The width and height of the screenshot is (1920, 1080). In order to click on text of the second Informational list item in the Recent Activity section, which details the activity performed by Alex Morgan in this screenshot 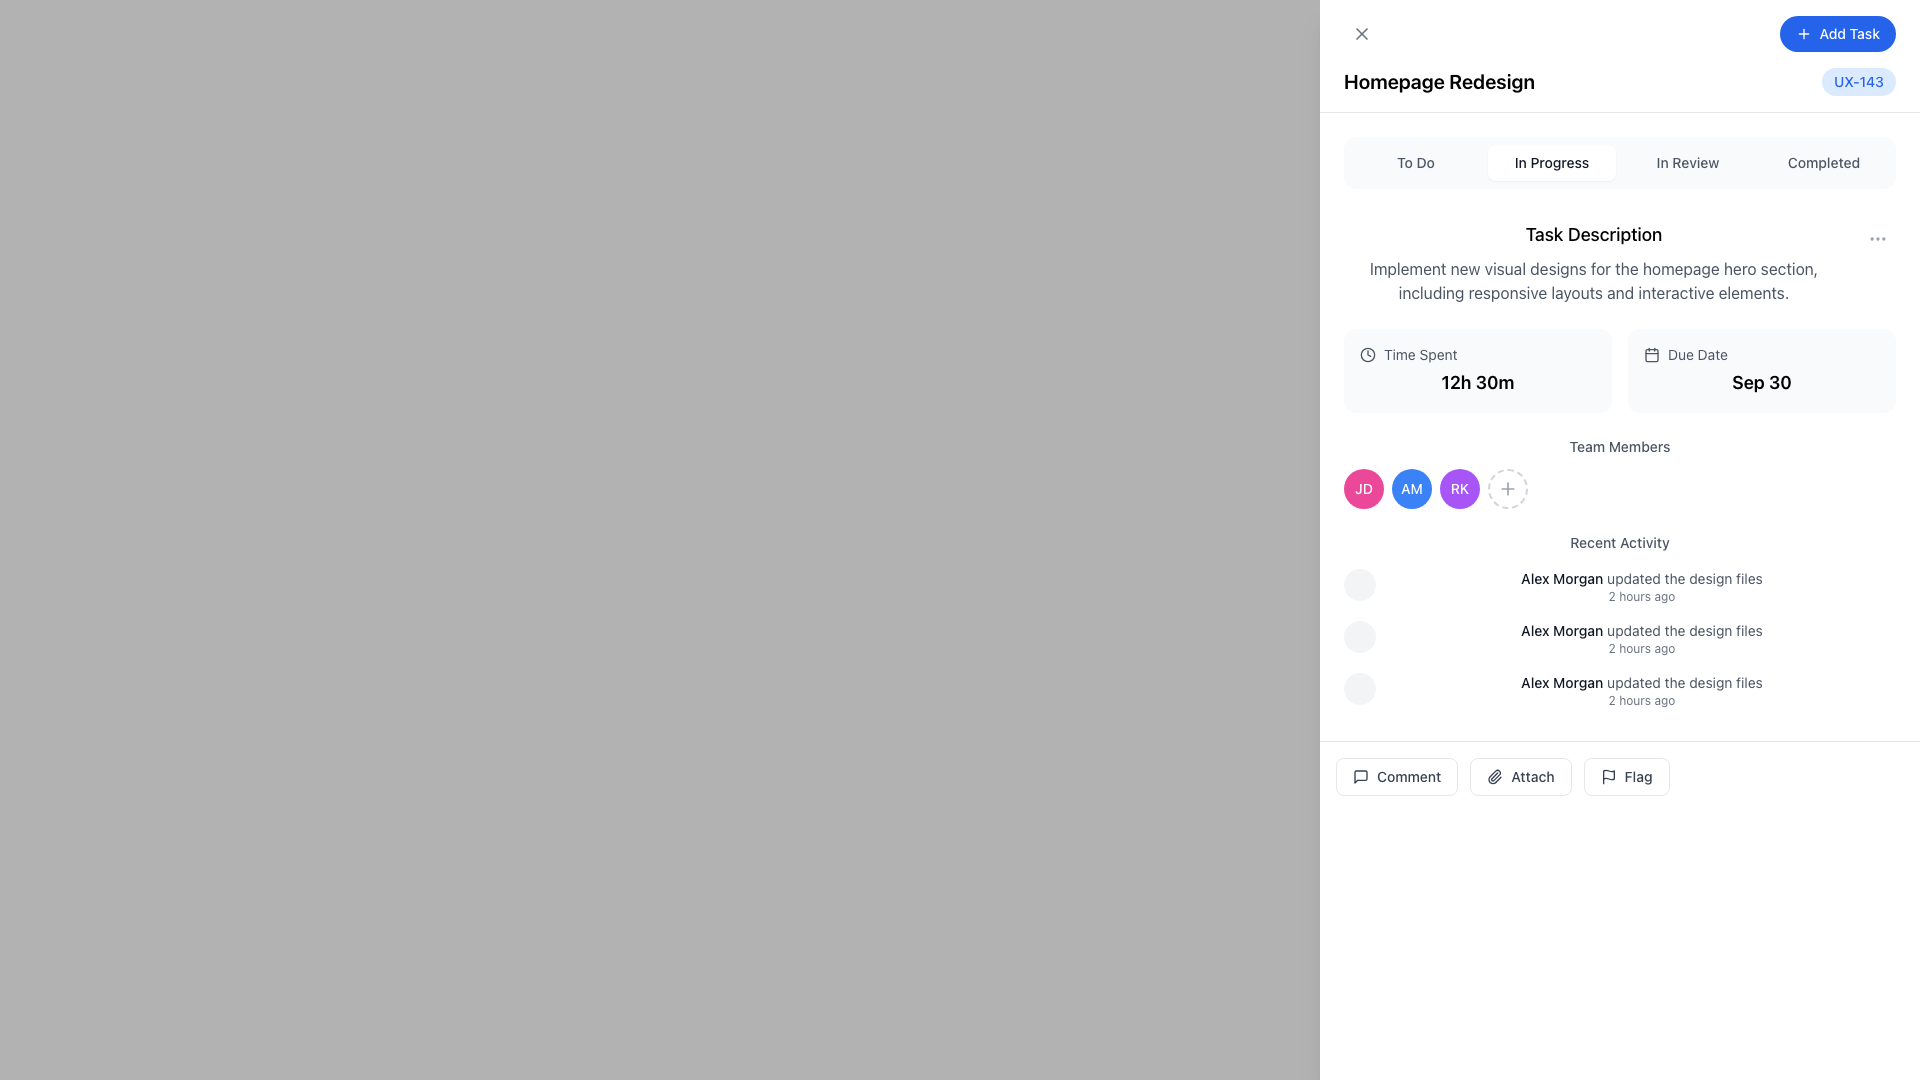, I will do `click(1641, 639)`.